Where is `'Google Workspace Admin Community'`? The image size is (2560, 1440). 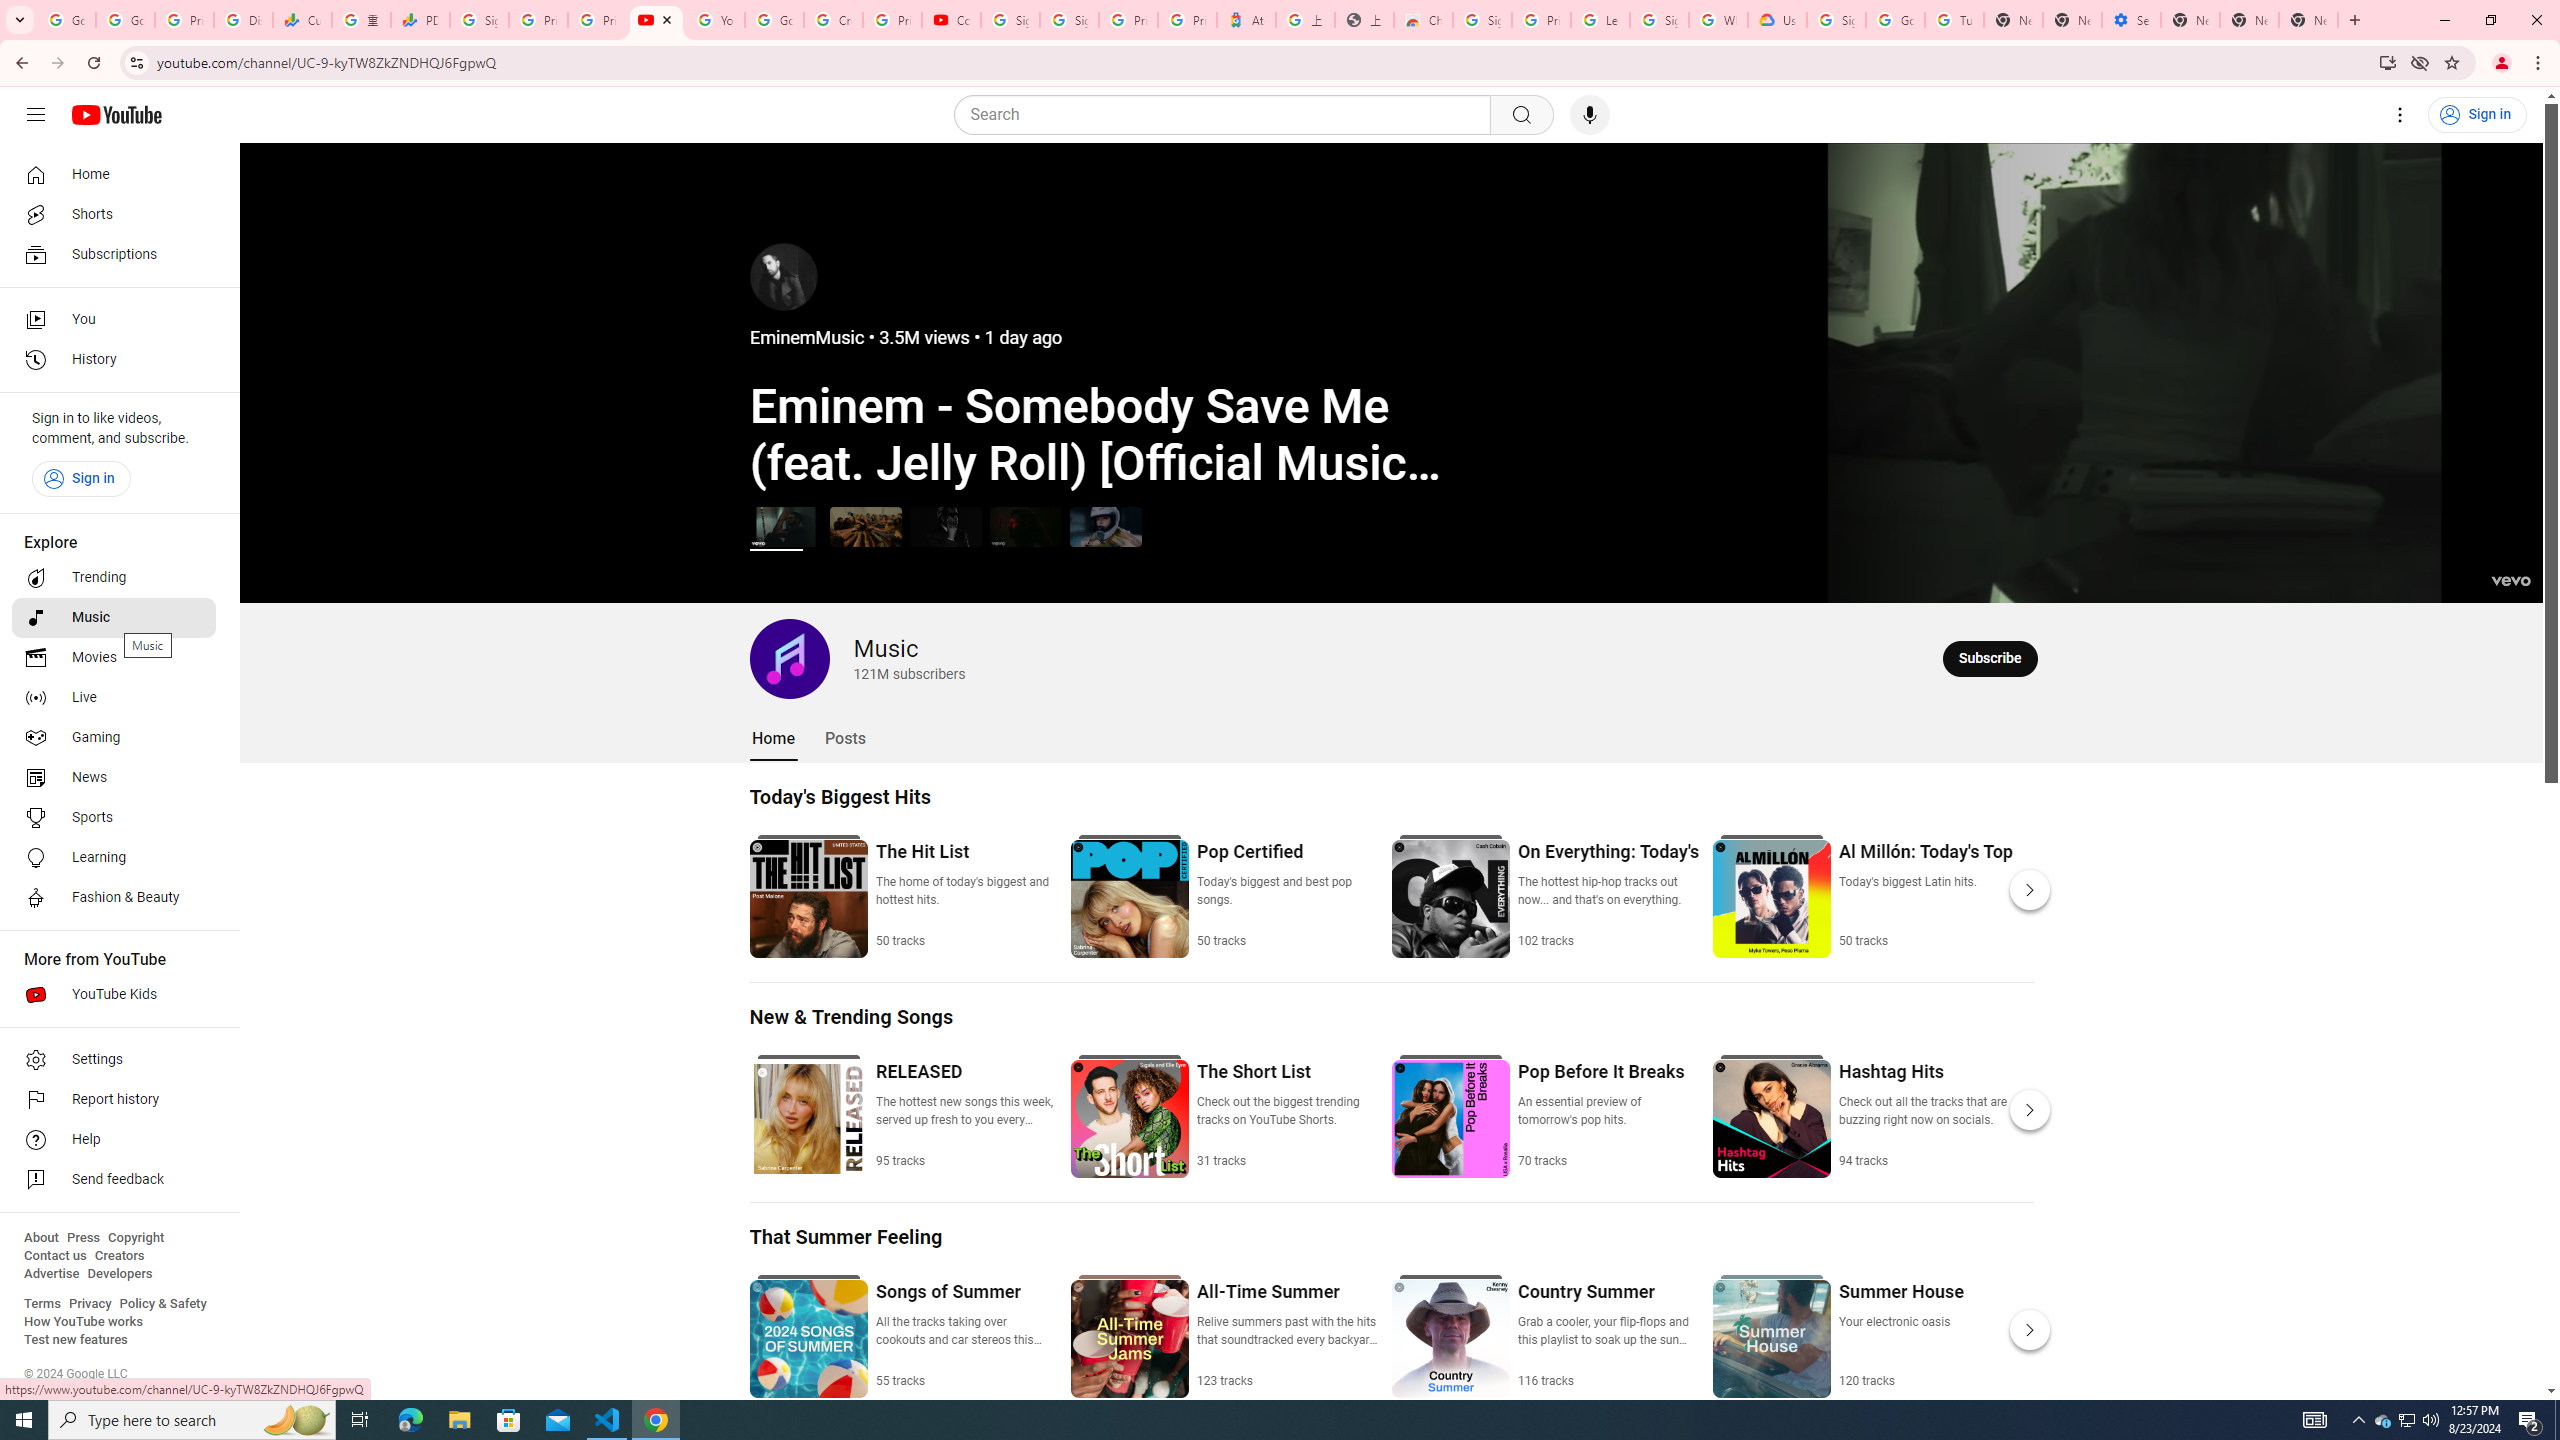
'Google Workspace Admin Community' is located at coordinates (65, 19).